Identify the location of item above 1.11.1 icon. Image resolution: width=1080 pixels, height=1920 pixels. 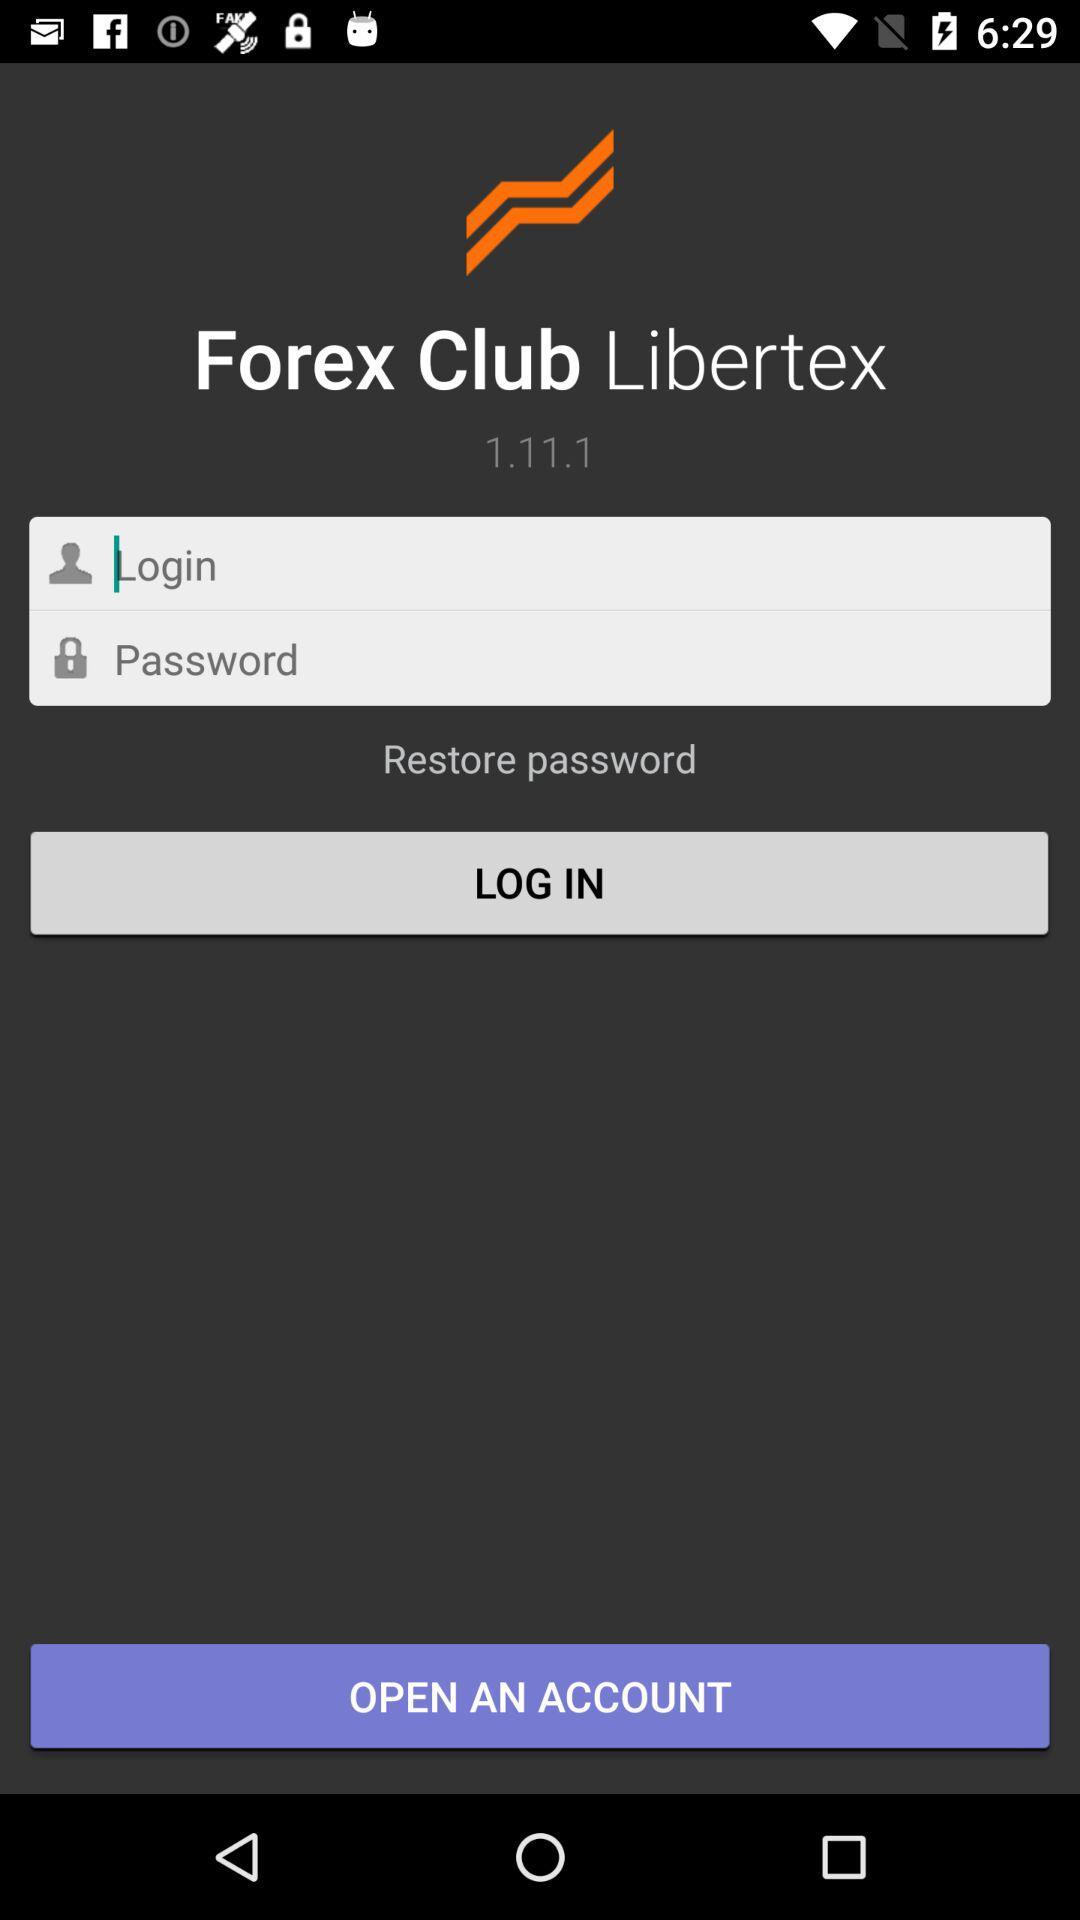
(540, 269).